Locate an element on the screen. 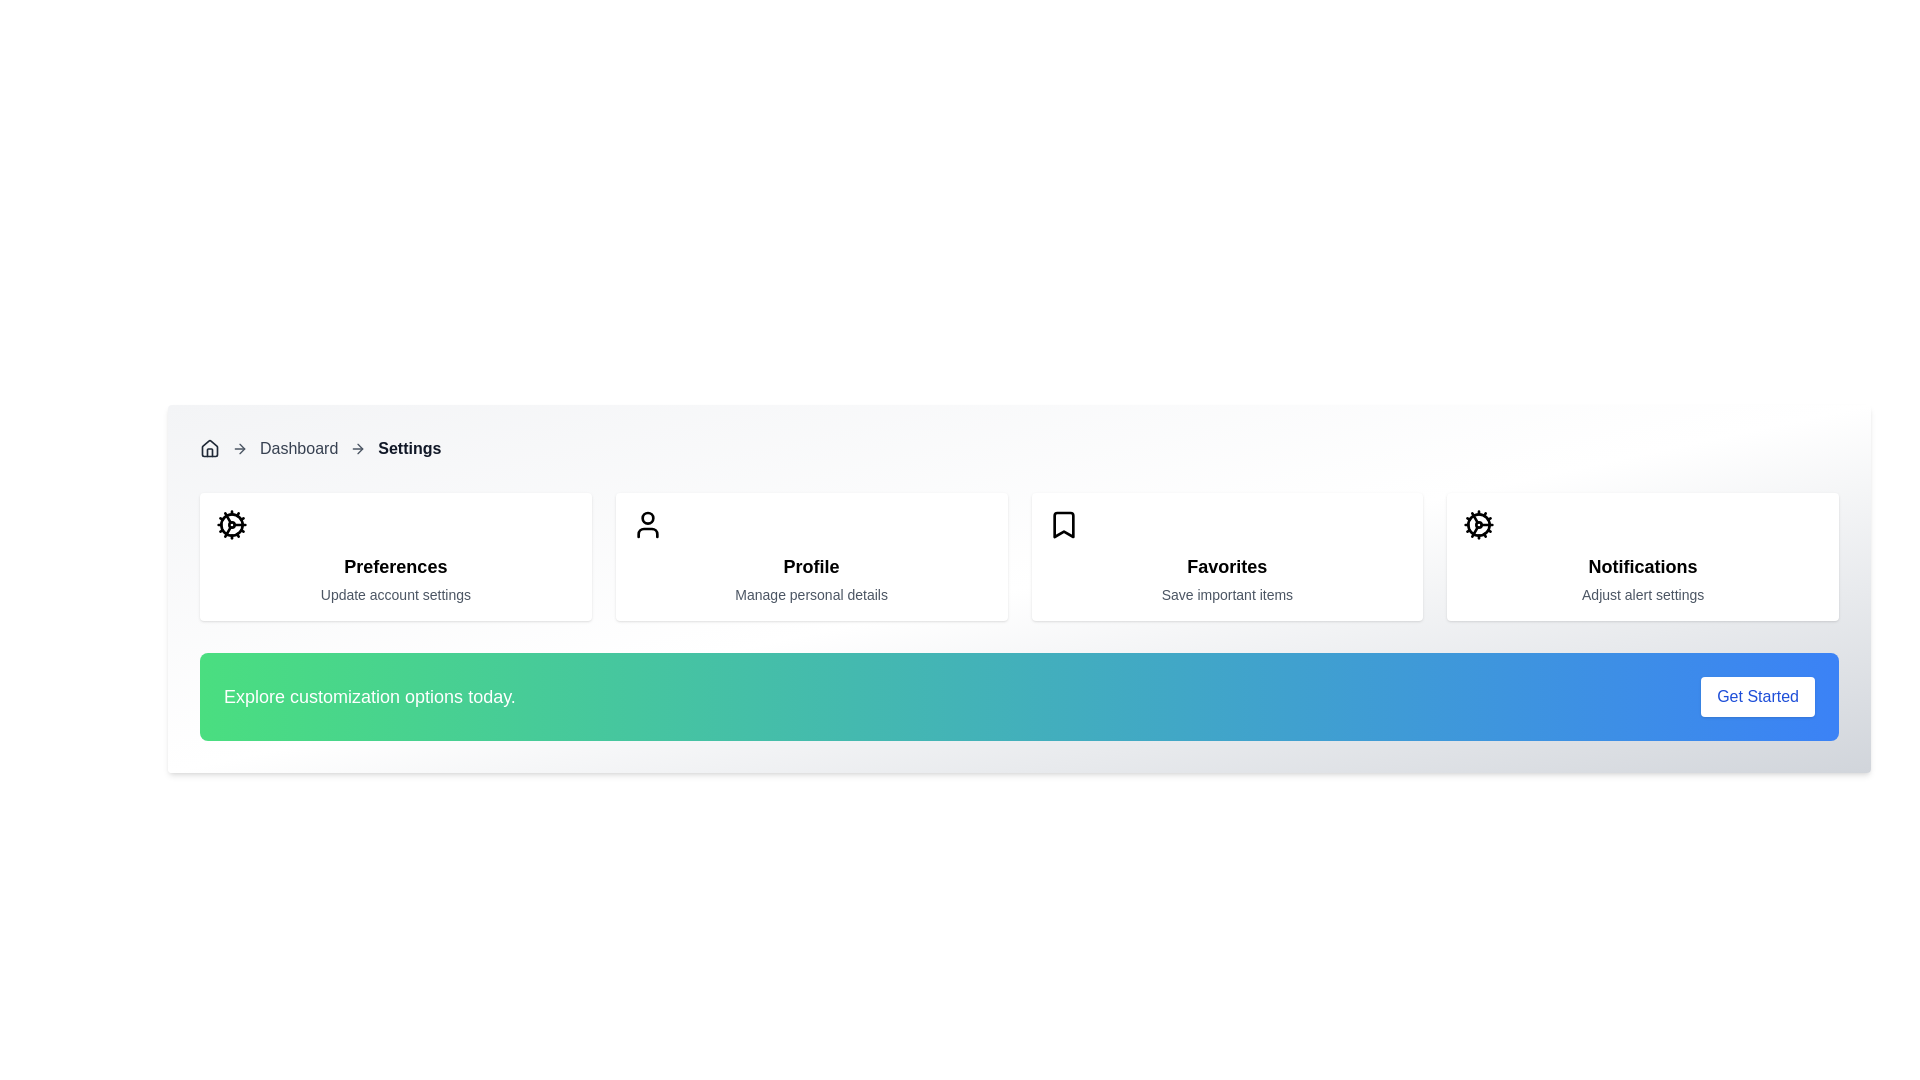 This screenshot has width=1920, height=1080. the SVG icon with a bookmark shape located in the 'Favorites' section of the interface, which has a black stroke and no fill is located at coordinates (1062, 523).